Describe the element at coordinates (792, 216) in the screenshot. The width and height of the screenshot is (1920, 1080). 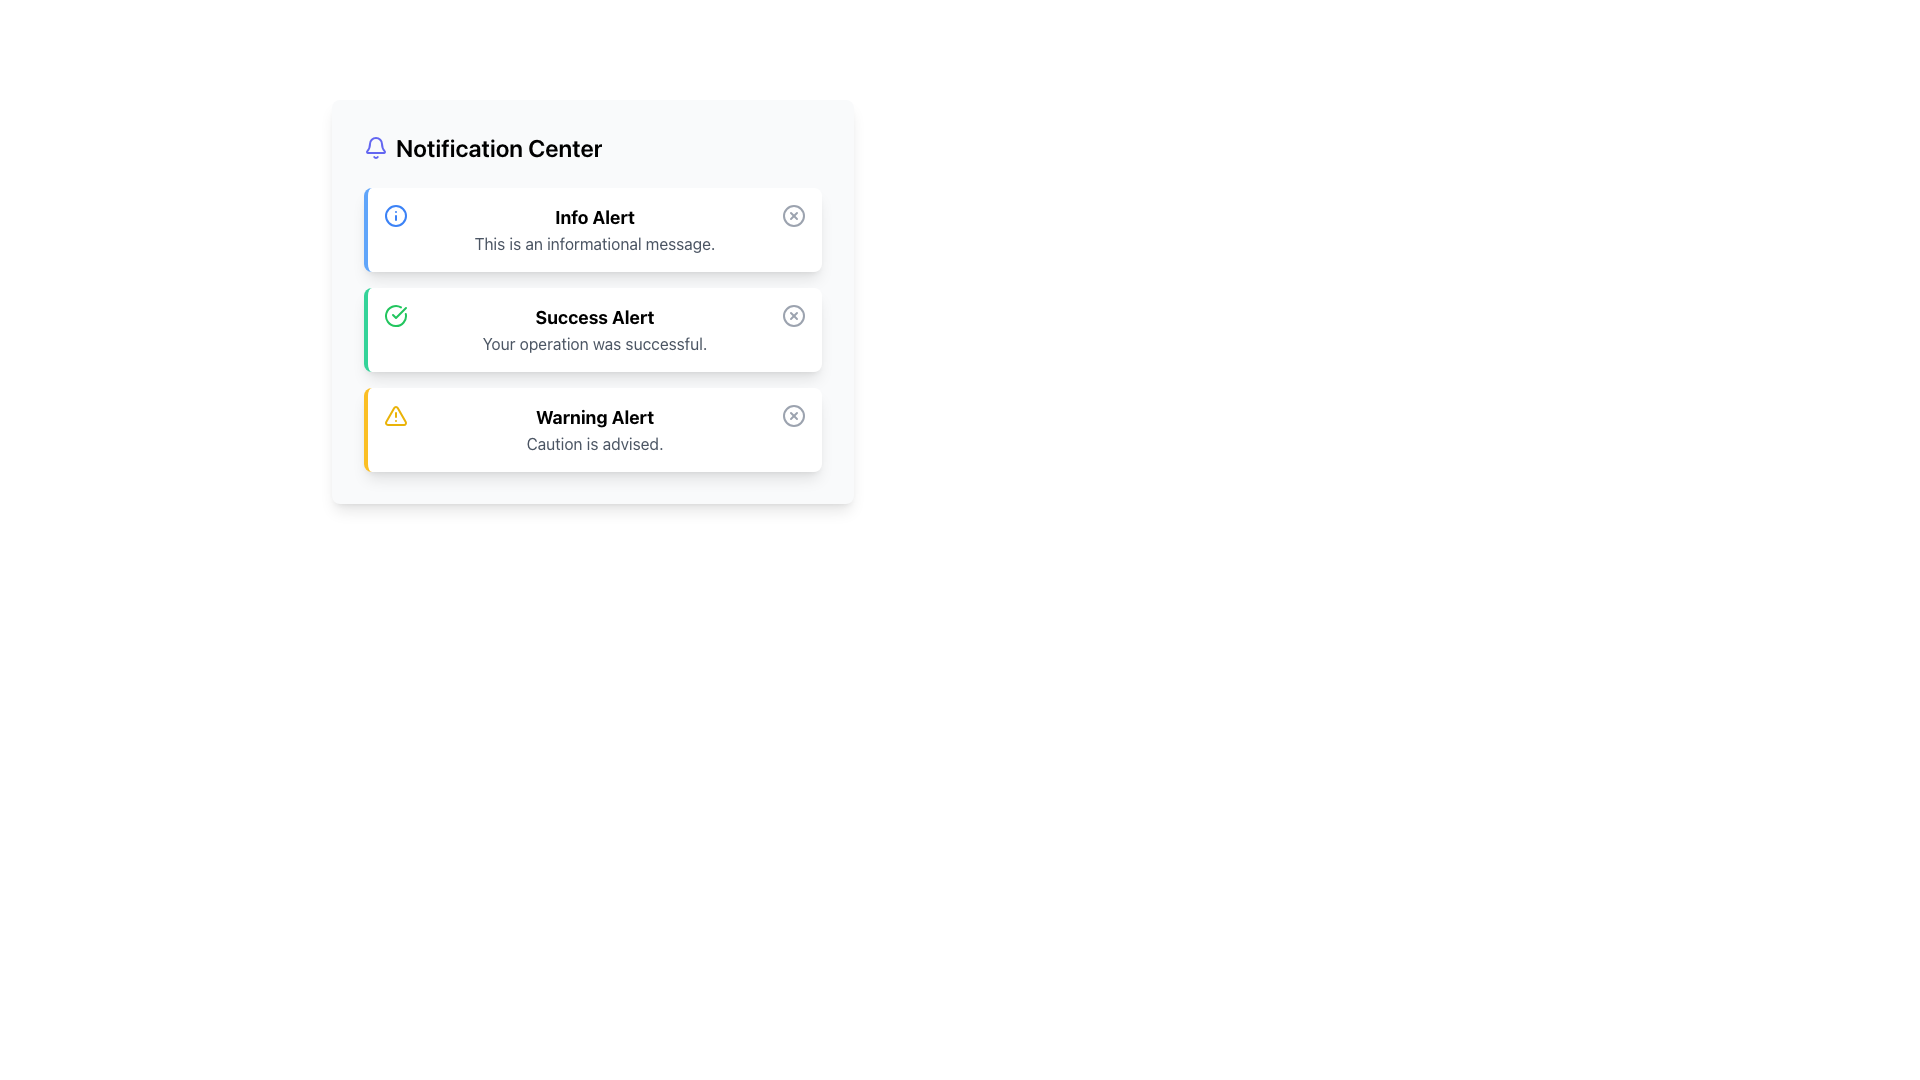
I see `the circular decorative element located at the top-right corner of the 'Info Alert' notification item, which enhances the visibility of the close button icon` at that location.